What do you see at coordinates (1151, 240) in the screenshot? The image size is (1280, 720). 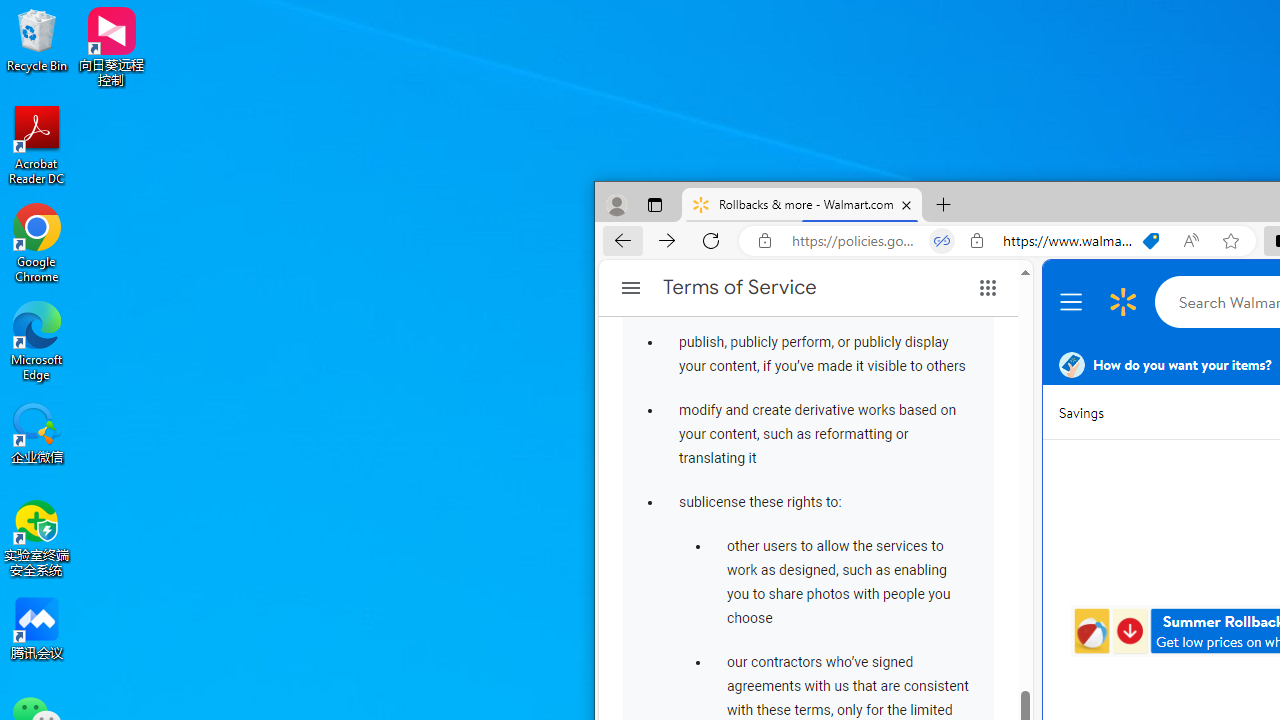 I see `'This site has coupons! Shopping in Microsoft Edge, 7'` at bounding box center [1151, 240].